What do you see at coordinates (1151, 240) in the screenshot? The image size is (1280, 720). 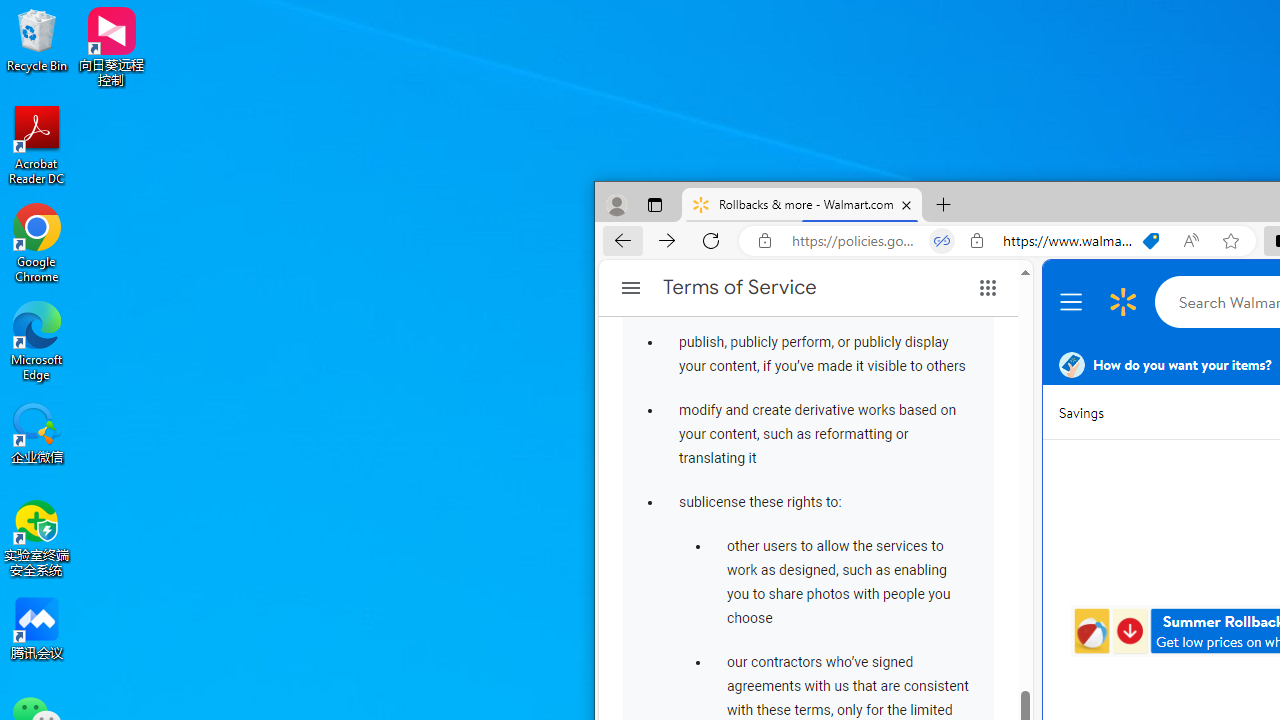 I see `'This site has coupons! Shopping in Microsoft Edge, 7'` at bounding box center [1151, 240].